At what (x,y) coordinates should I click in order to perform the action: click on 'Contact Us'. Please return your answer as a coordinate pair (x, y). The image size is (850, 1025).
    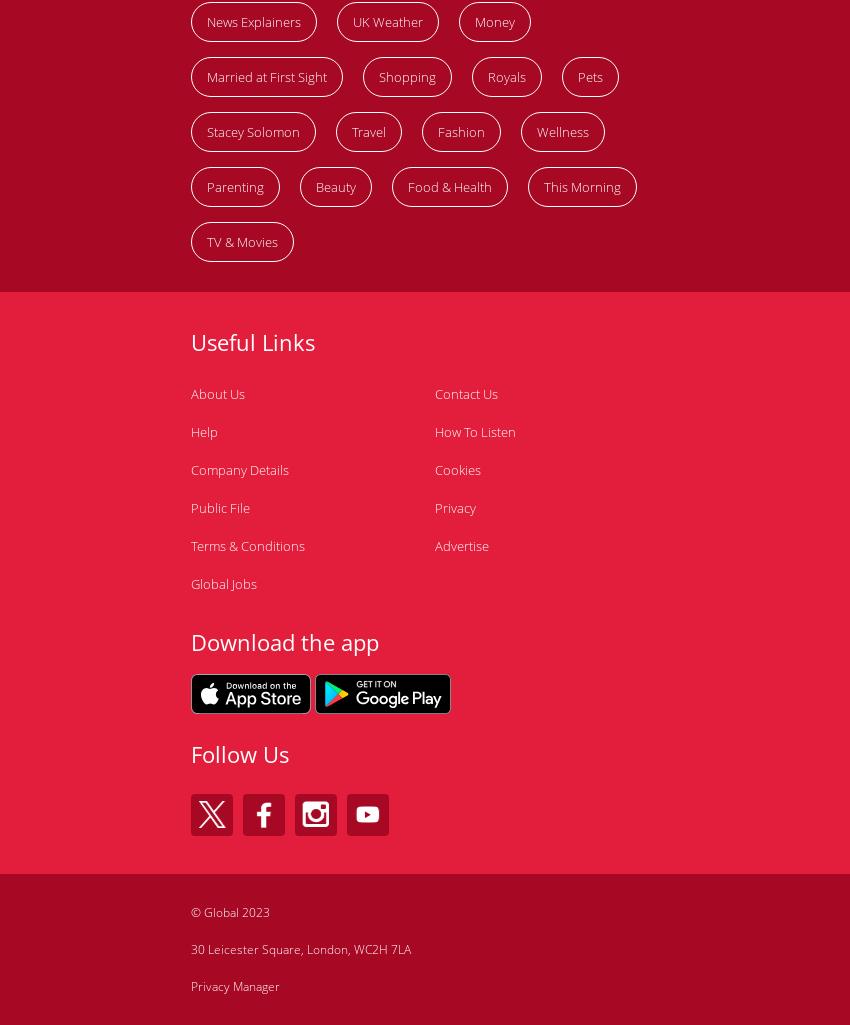
    Looking at the image, I should click on (434, 392).